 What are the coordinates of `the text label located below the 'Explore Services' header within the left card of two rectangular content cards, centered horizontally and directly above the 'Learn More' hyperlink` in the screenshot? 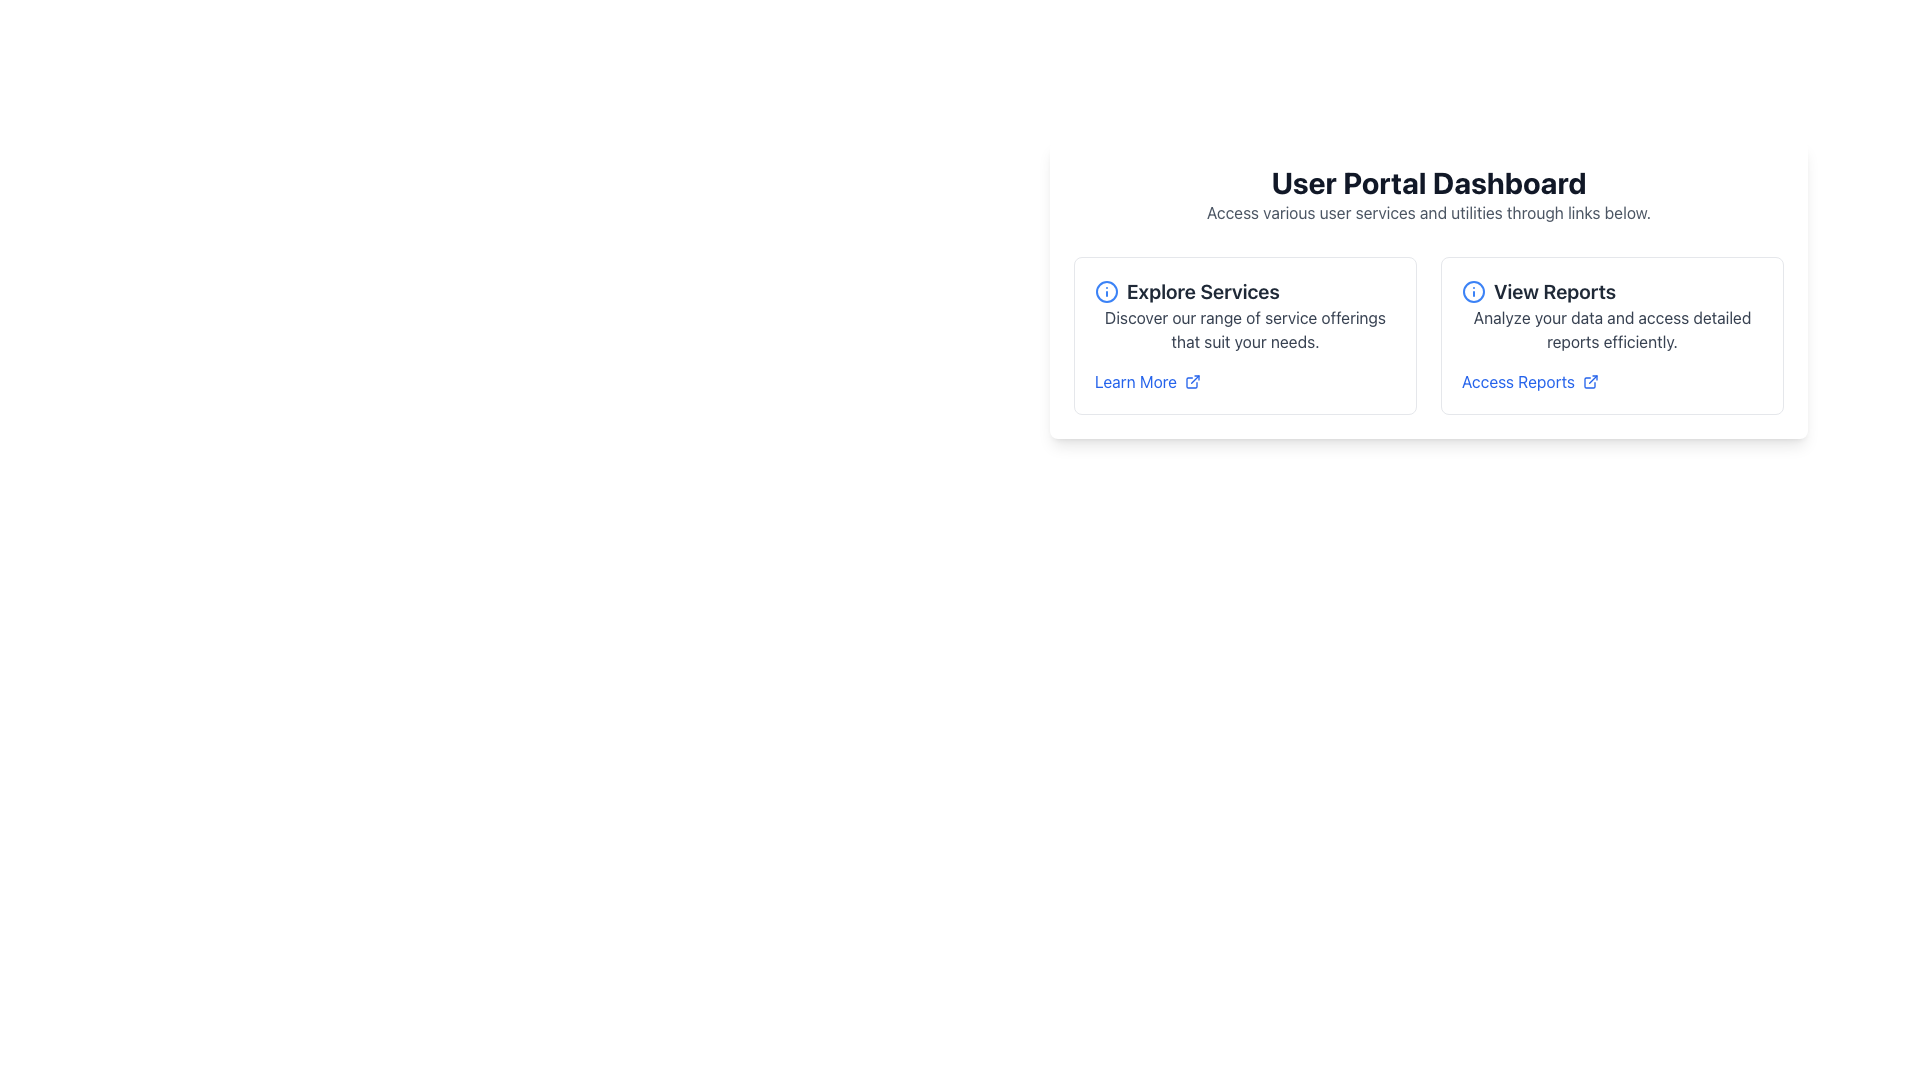 It's located at (1244, 329).